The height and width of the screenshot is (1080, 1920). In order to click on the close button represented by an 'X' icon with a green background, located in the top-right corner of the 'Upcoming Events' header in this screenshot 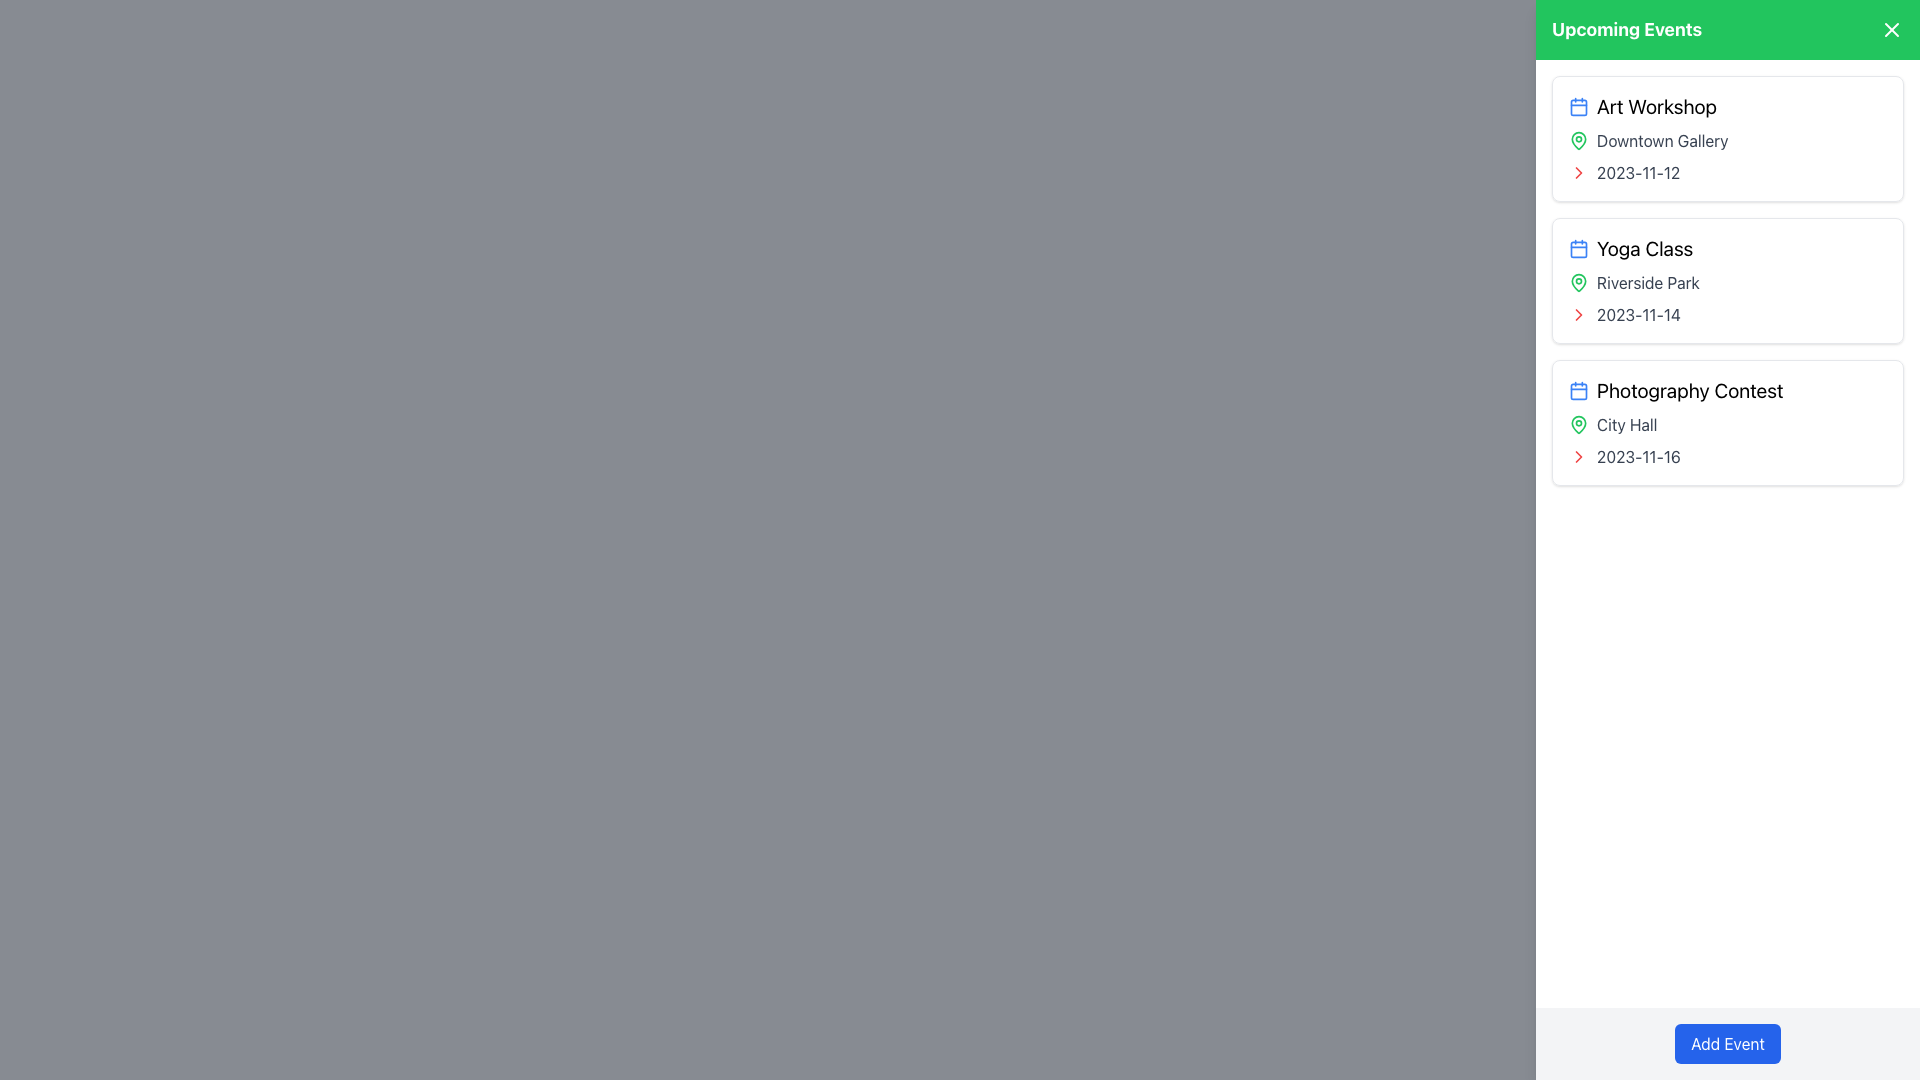, I will do `click(1890, 30)`.